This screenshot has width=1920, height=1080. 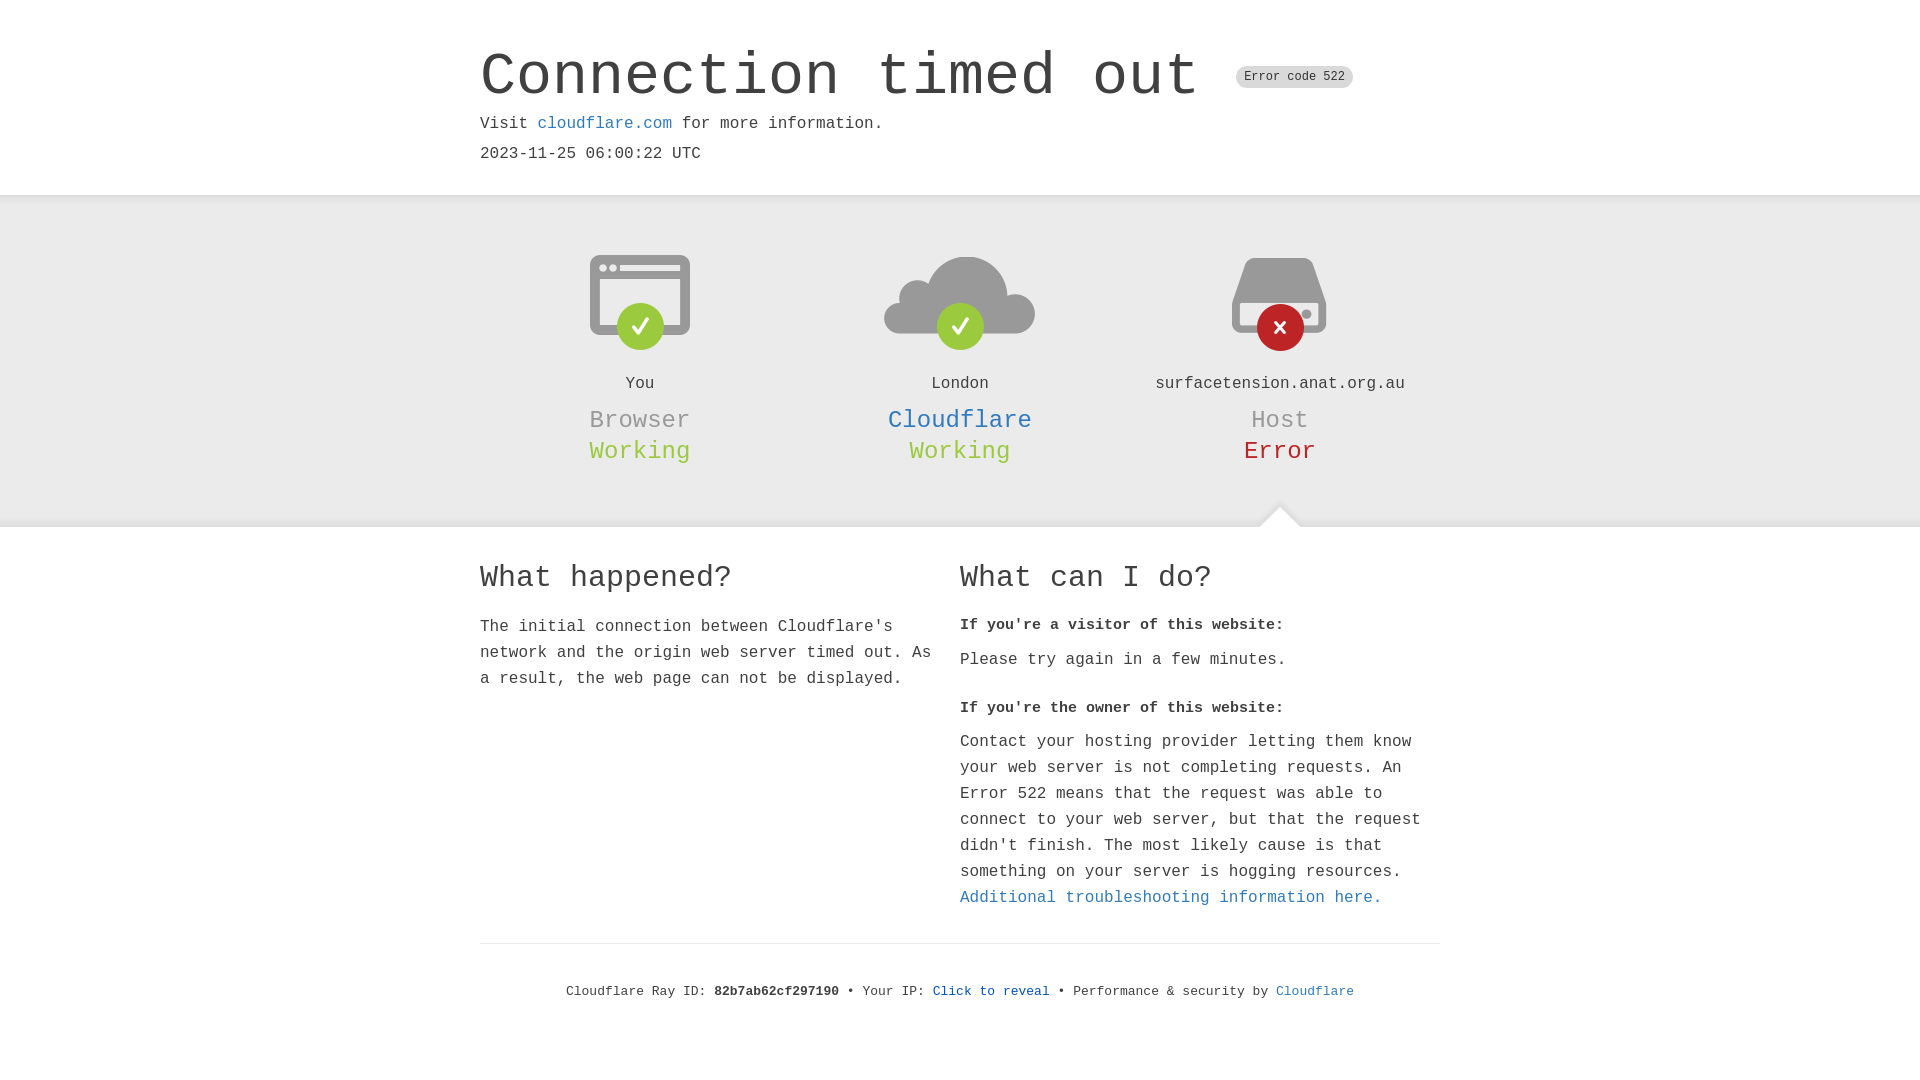 I want to click on 'cloudflare.com', so click(x=603, y=123).